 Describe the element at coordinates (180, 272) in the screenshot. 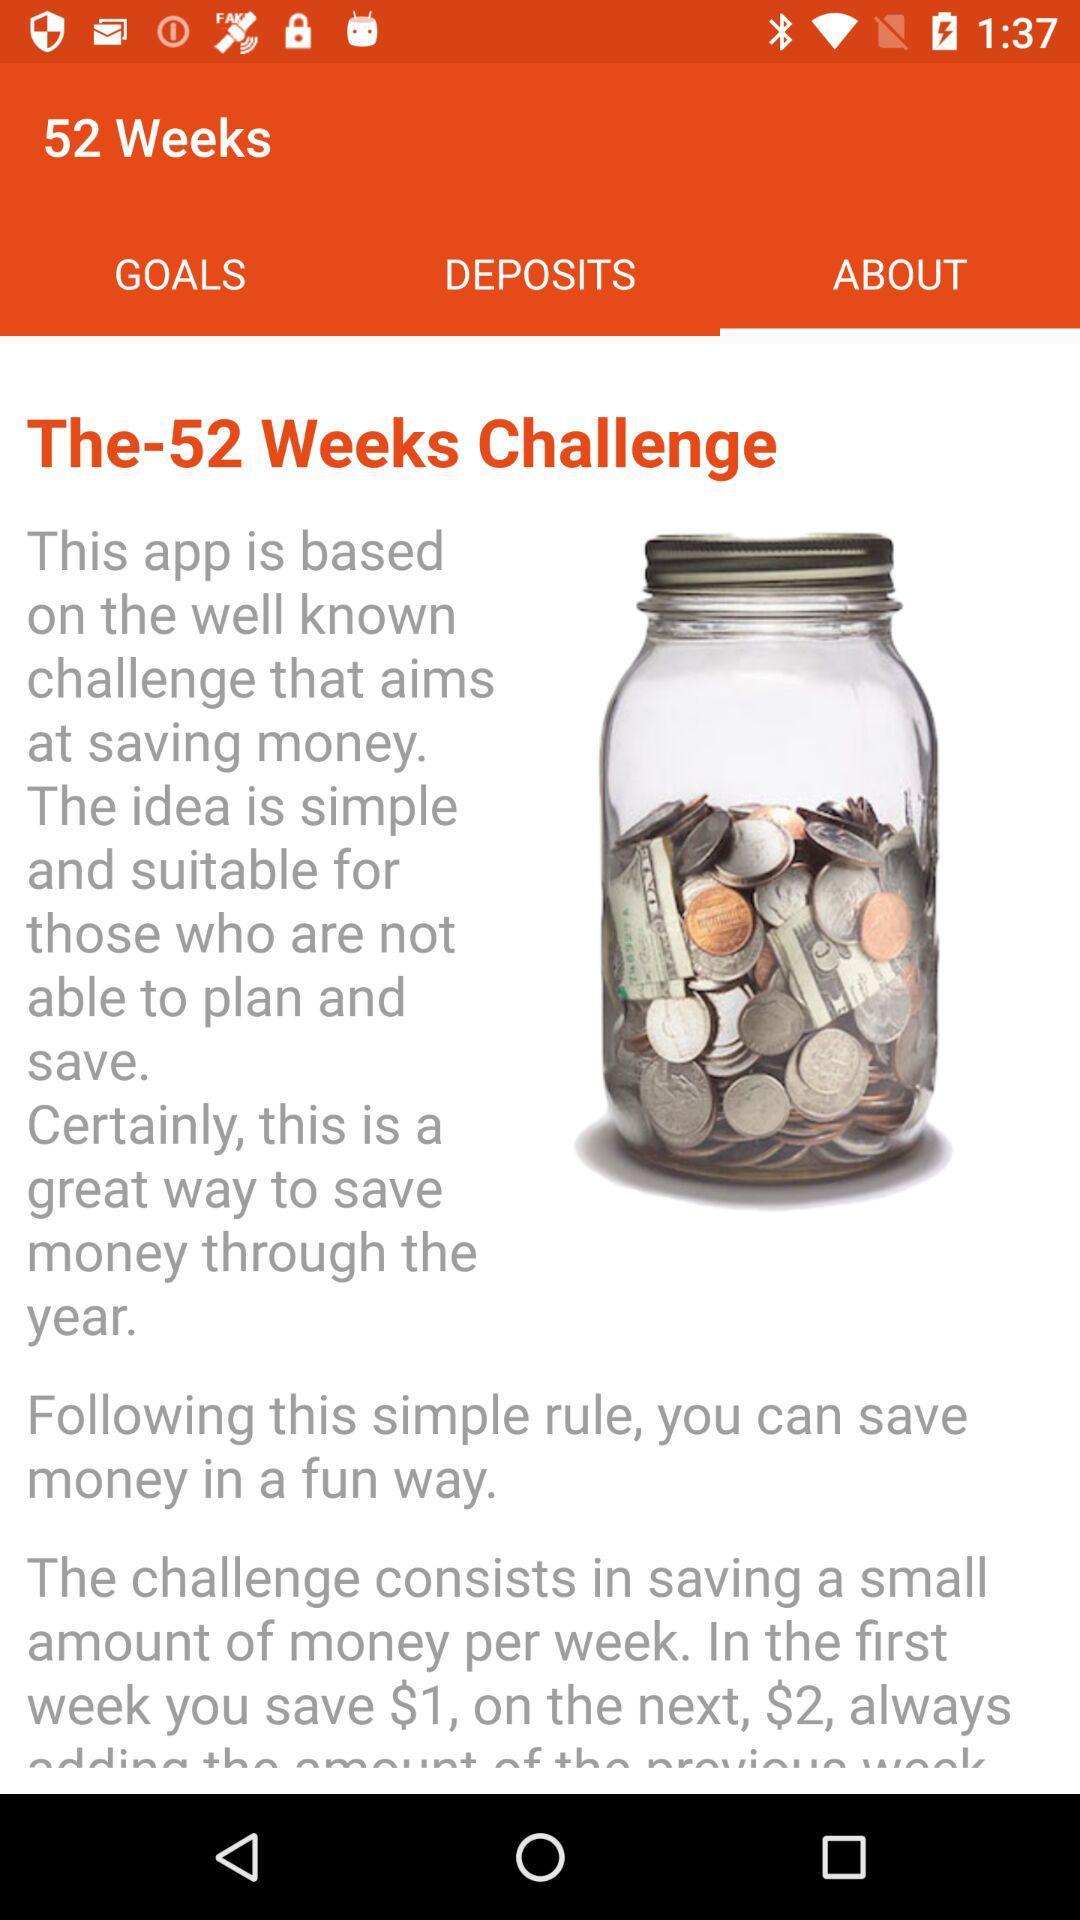

I see `icon above the 52 weeks icon` at that location.